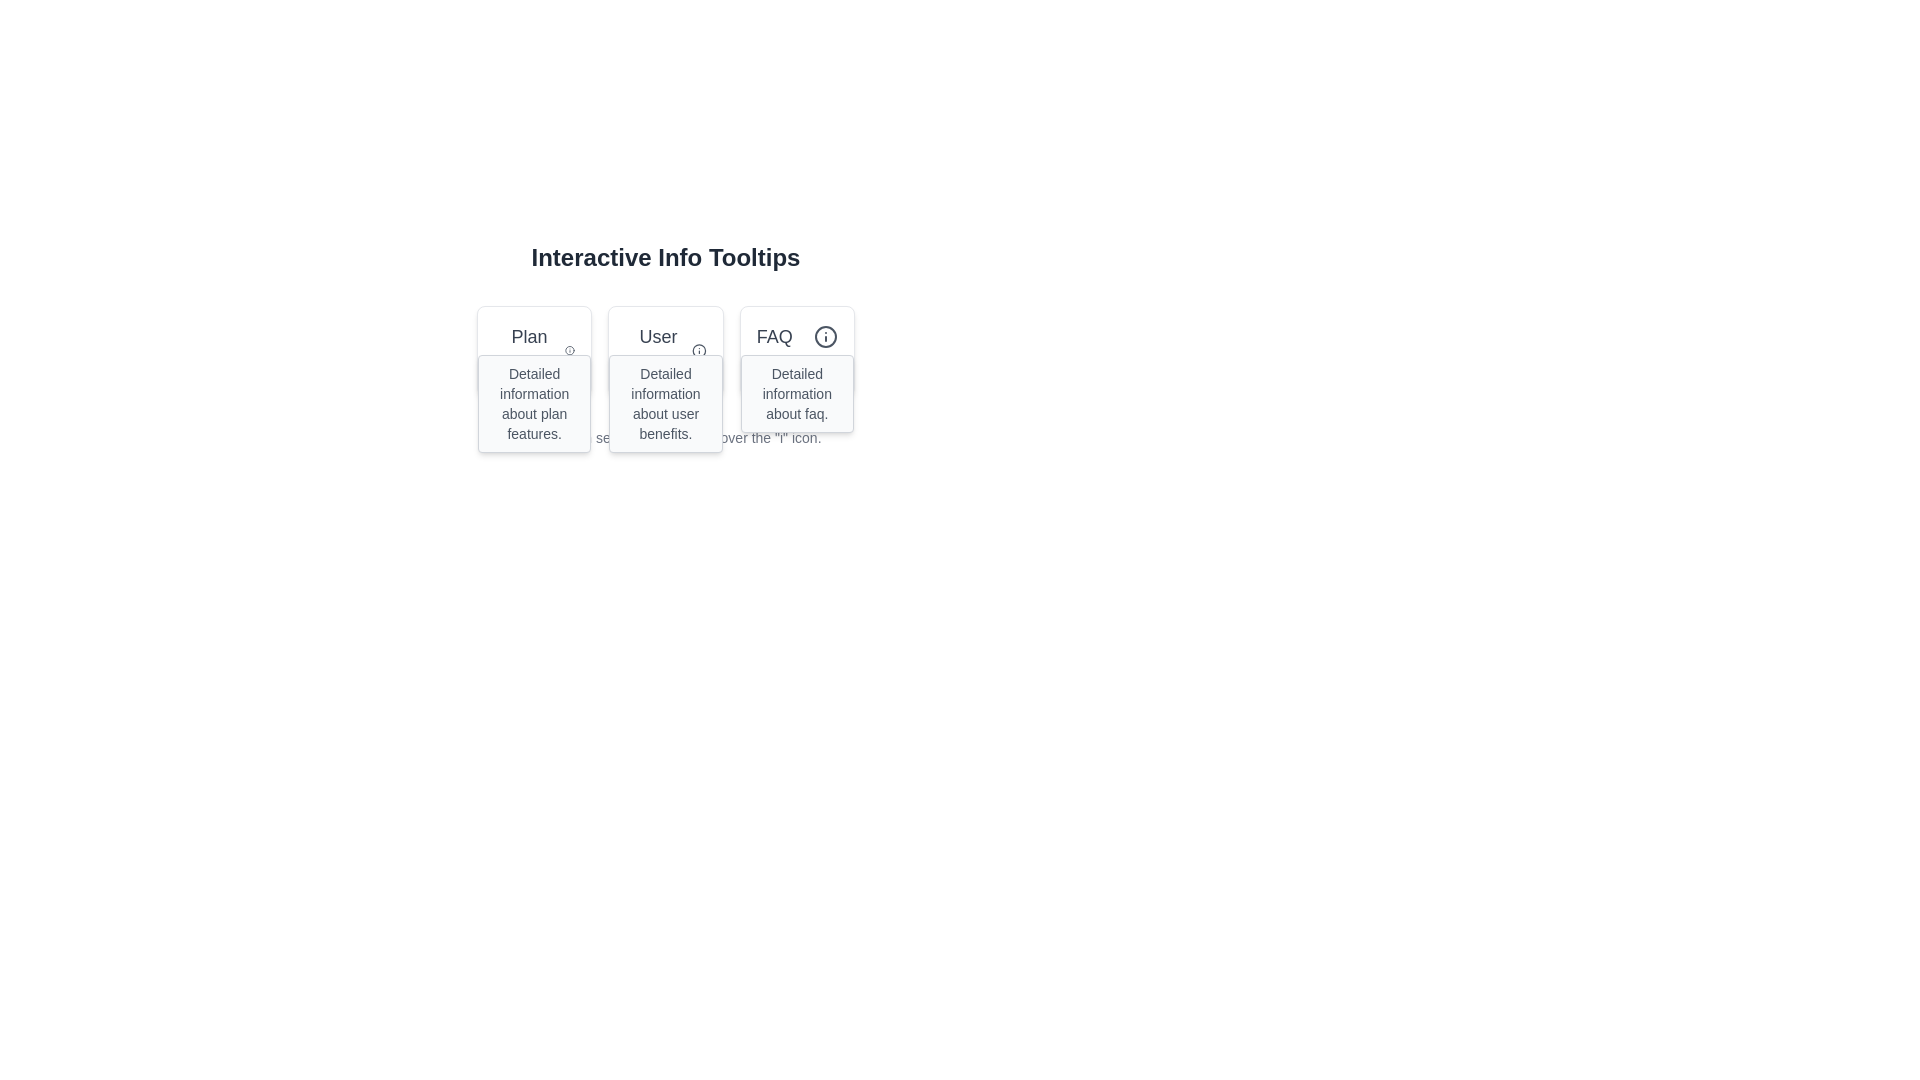 The height and width of the screenshot is (1080, 1920). I want to click on header text from the plan details card, which is the first card in a horizontal row, located at the top left corner with a lighter background and border, so click(534, 350).